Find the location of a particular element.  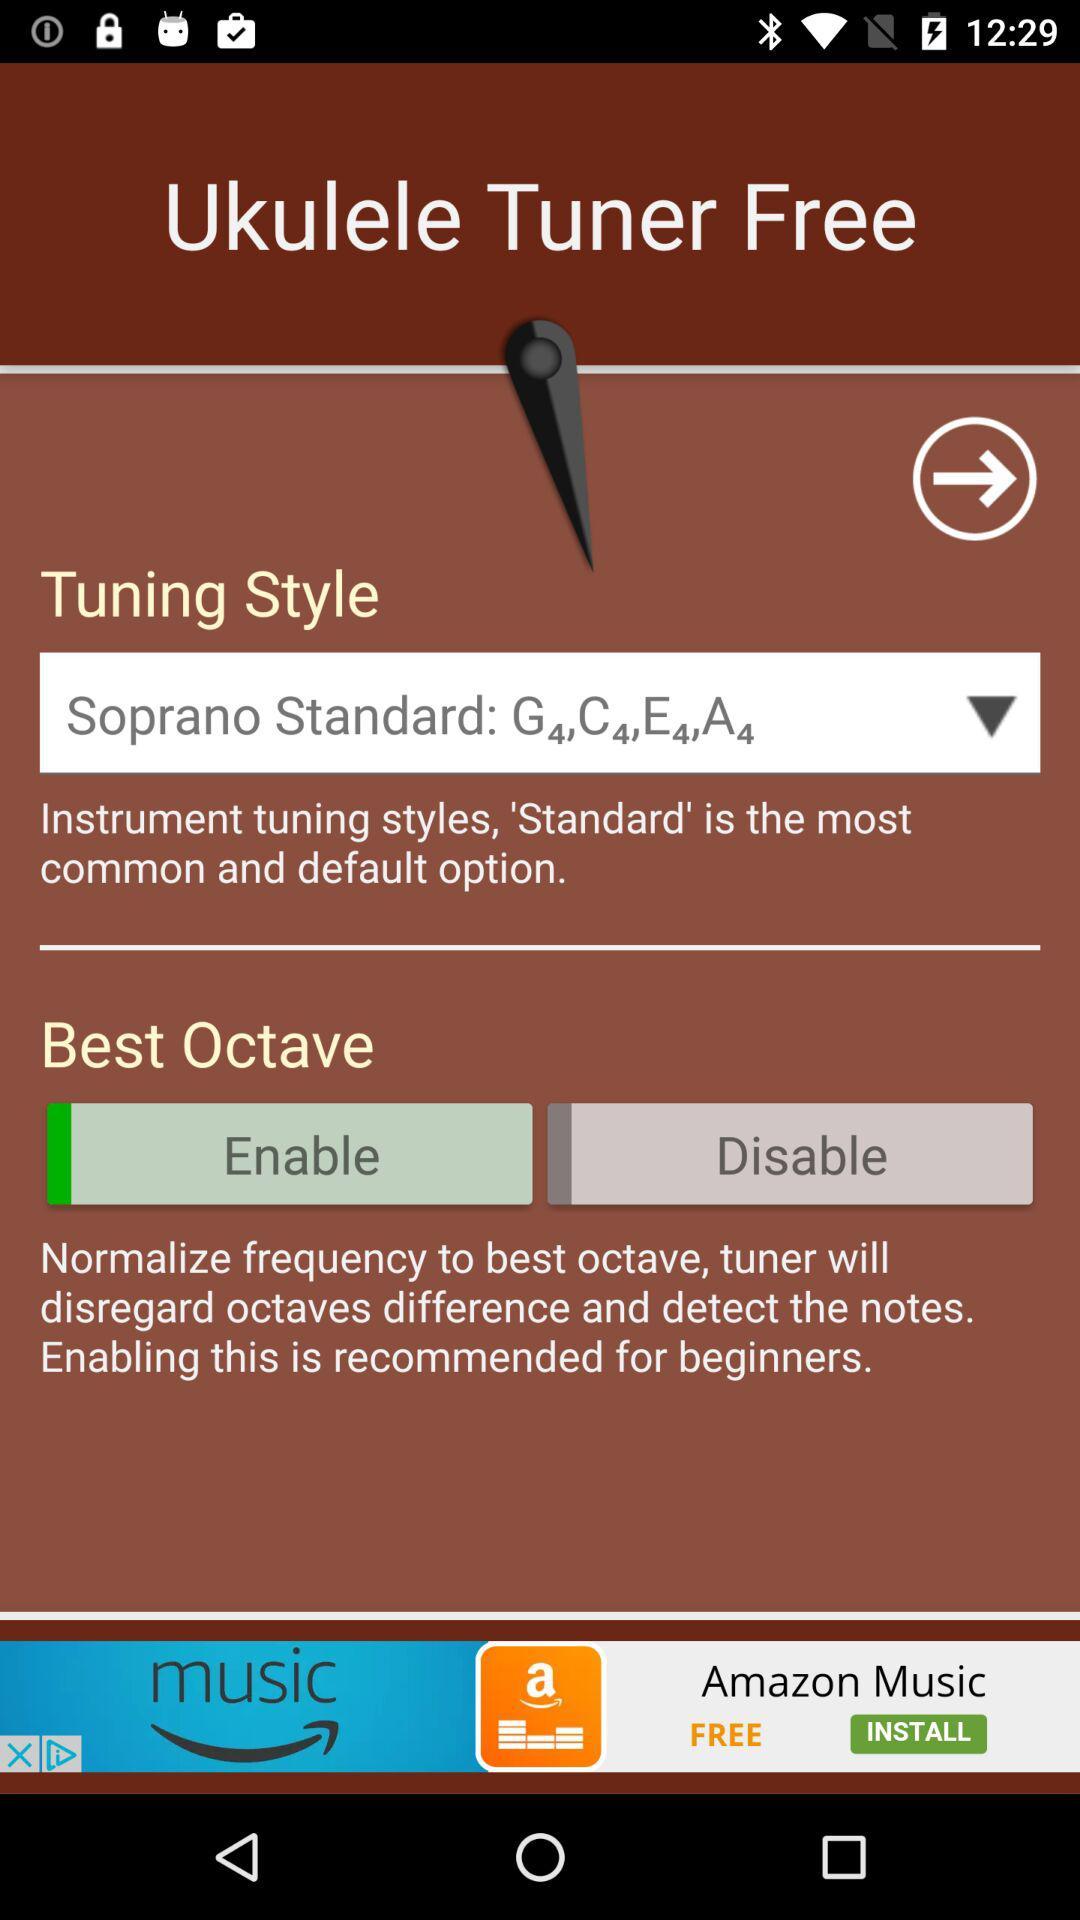

the arrow_forward icon is located at coordinates (973, 477).